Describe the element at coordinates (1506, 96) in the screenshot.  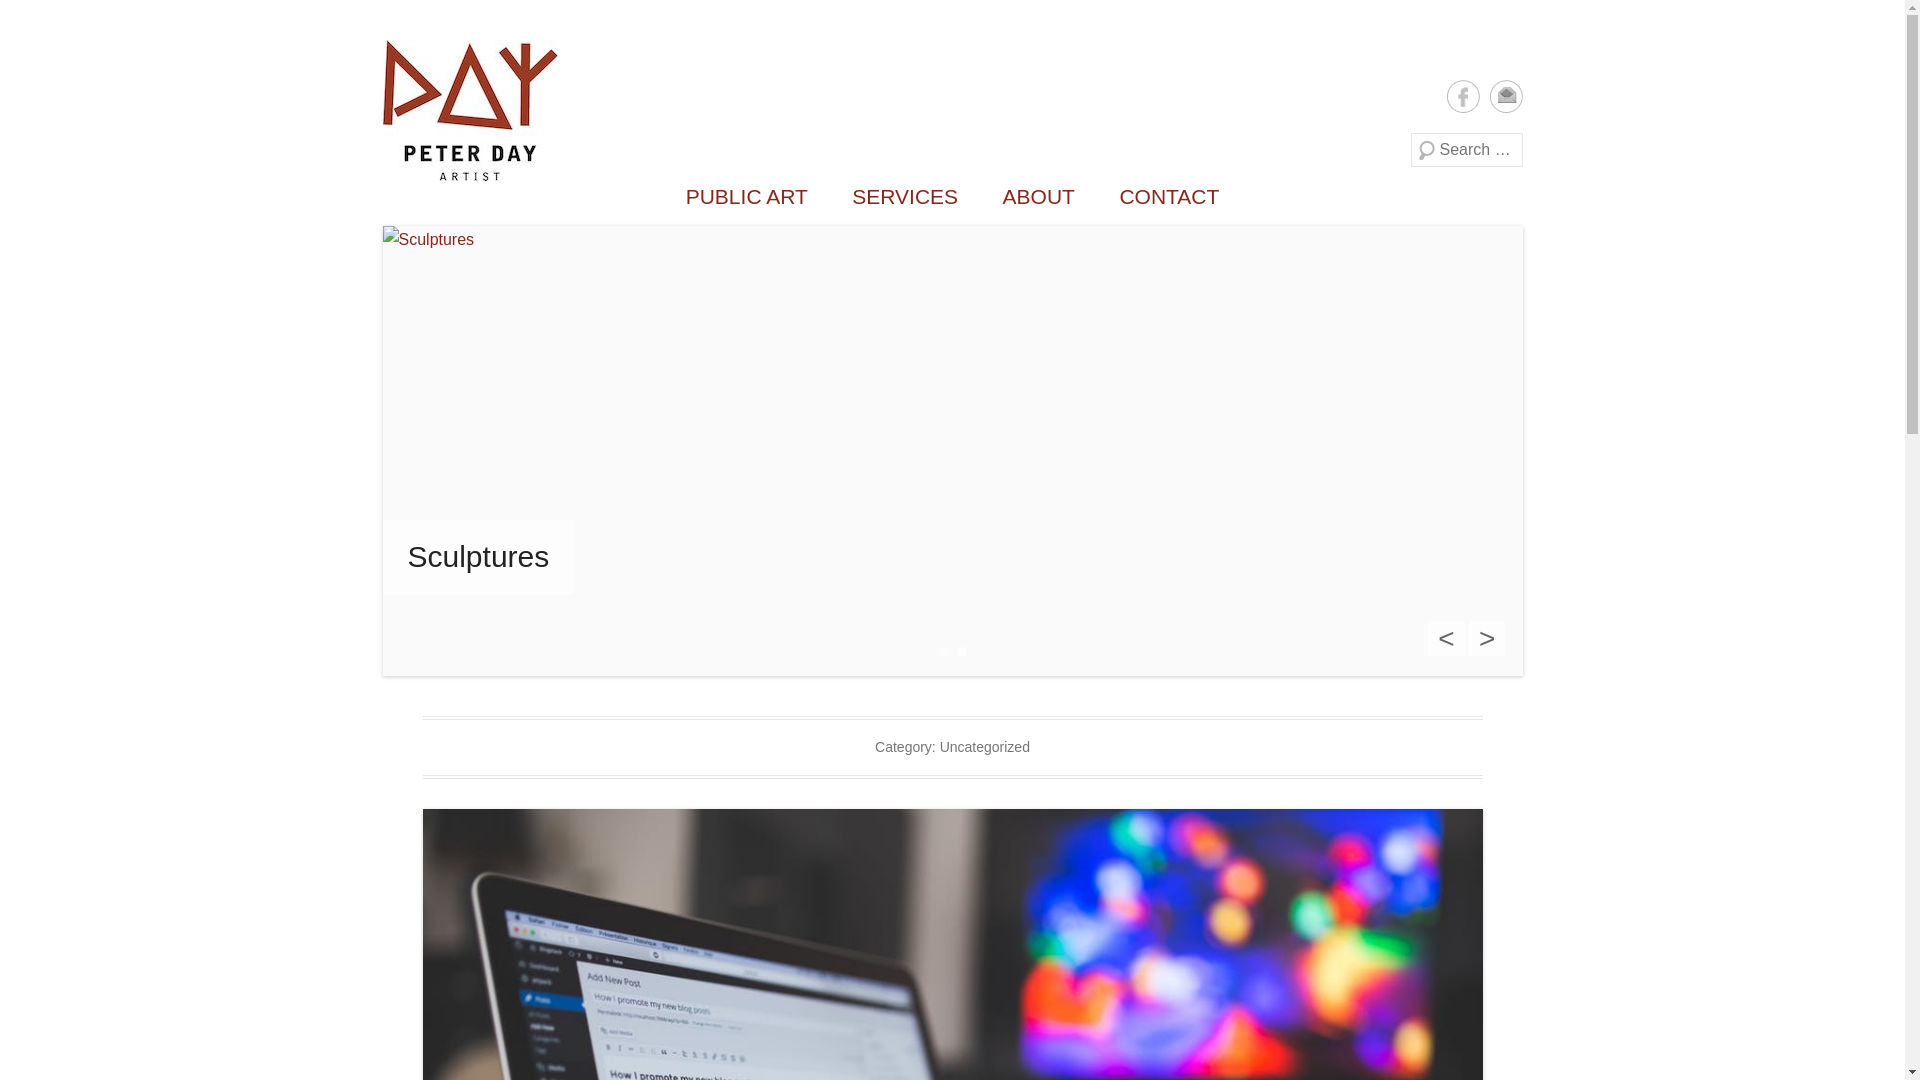
I see `'Email'` at that location.